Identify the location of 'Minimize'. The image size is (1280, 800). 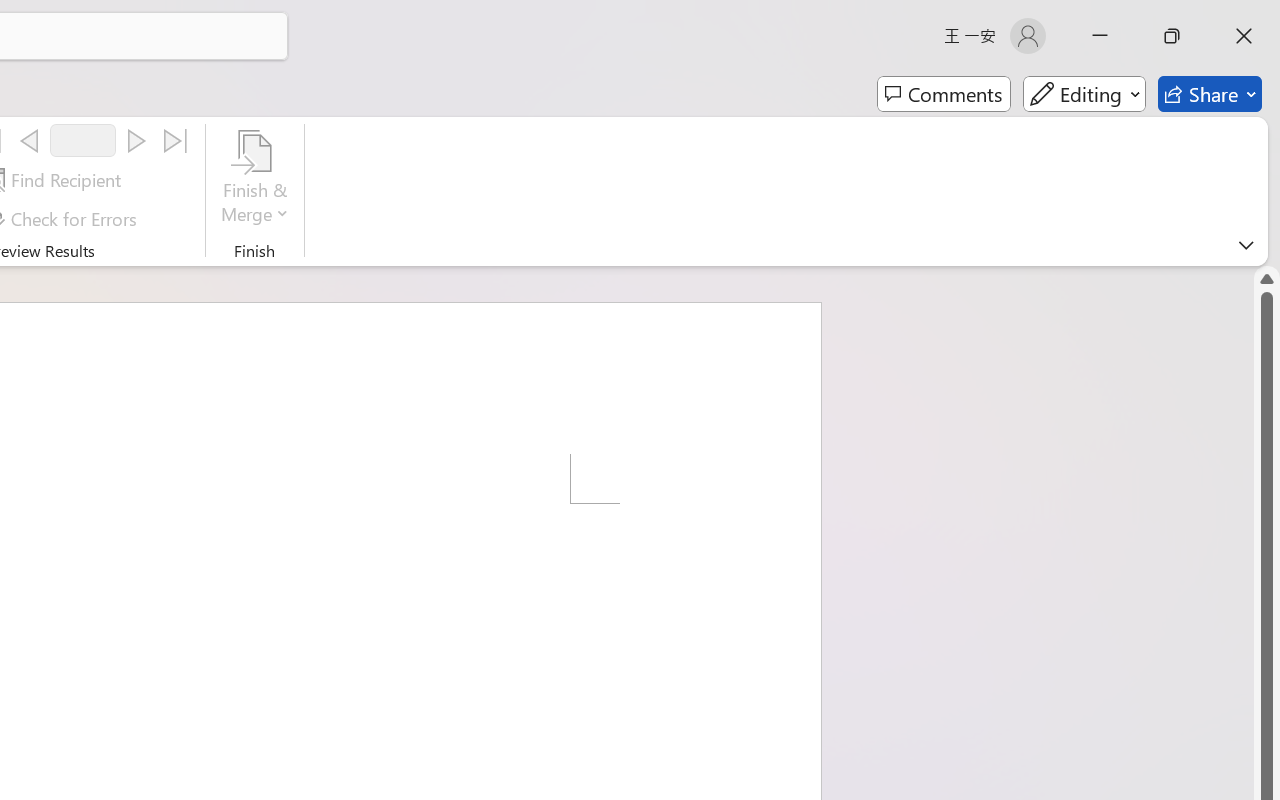
(1099, 35).